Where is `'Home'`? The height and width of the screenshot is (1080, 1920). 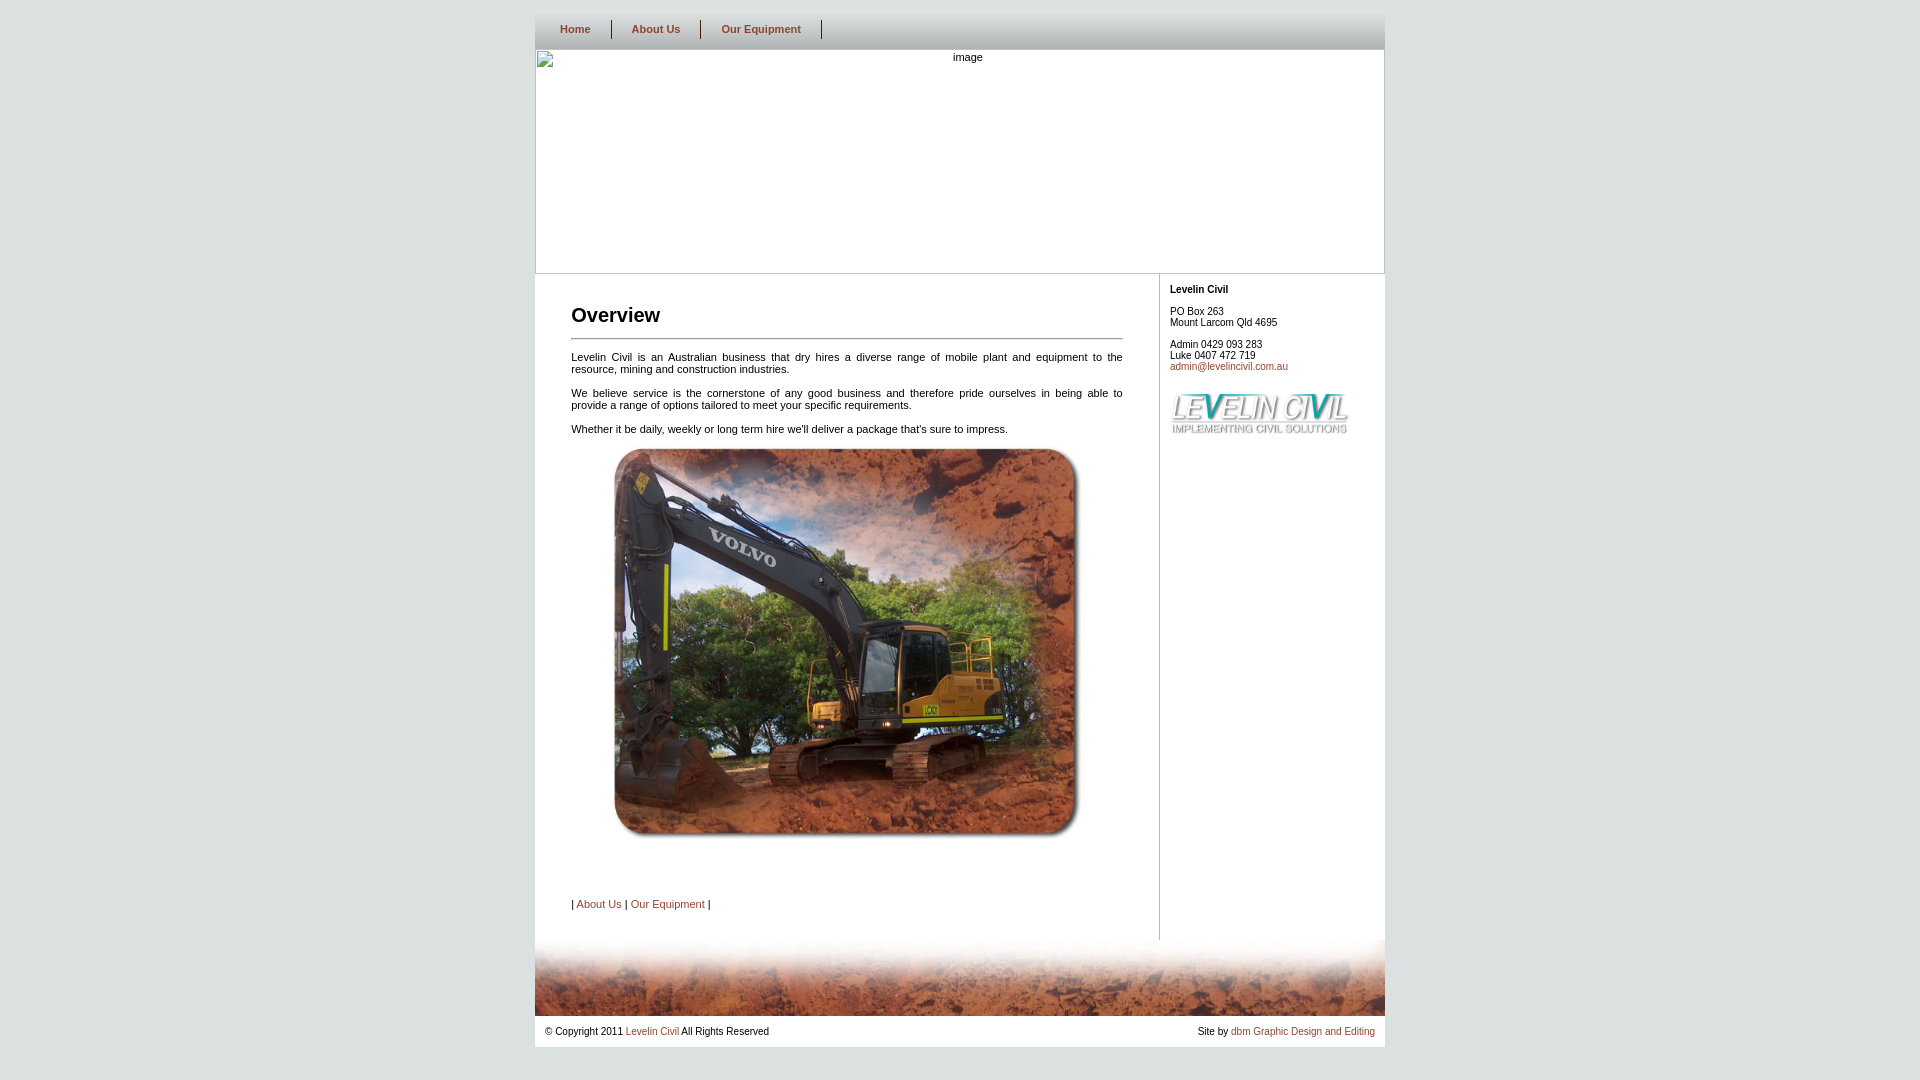
'Home' is located at coordinates (575, 29).